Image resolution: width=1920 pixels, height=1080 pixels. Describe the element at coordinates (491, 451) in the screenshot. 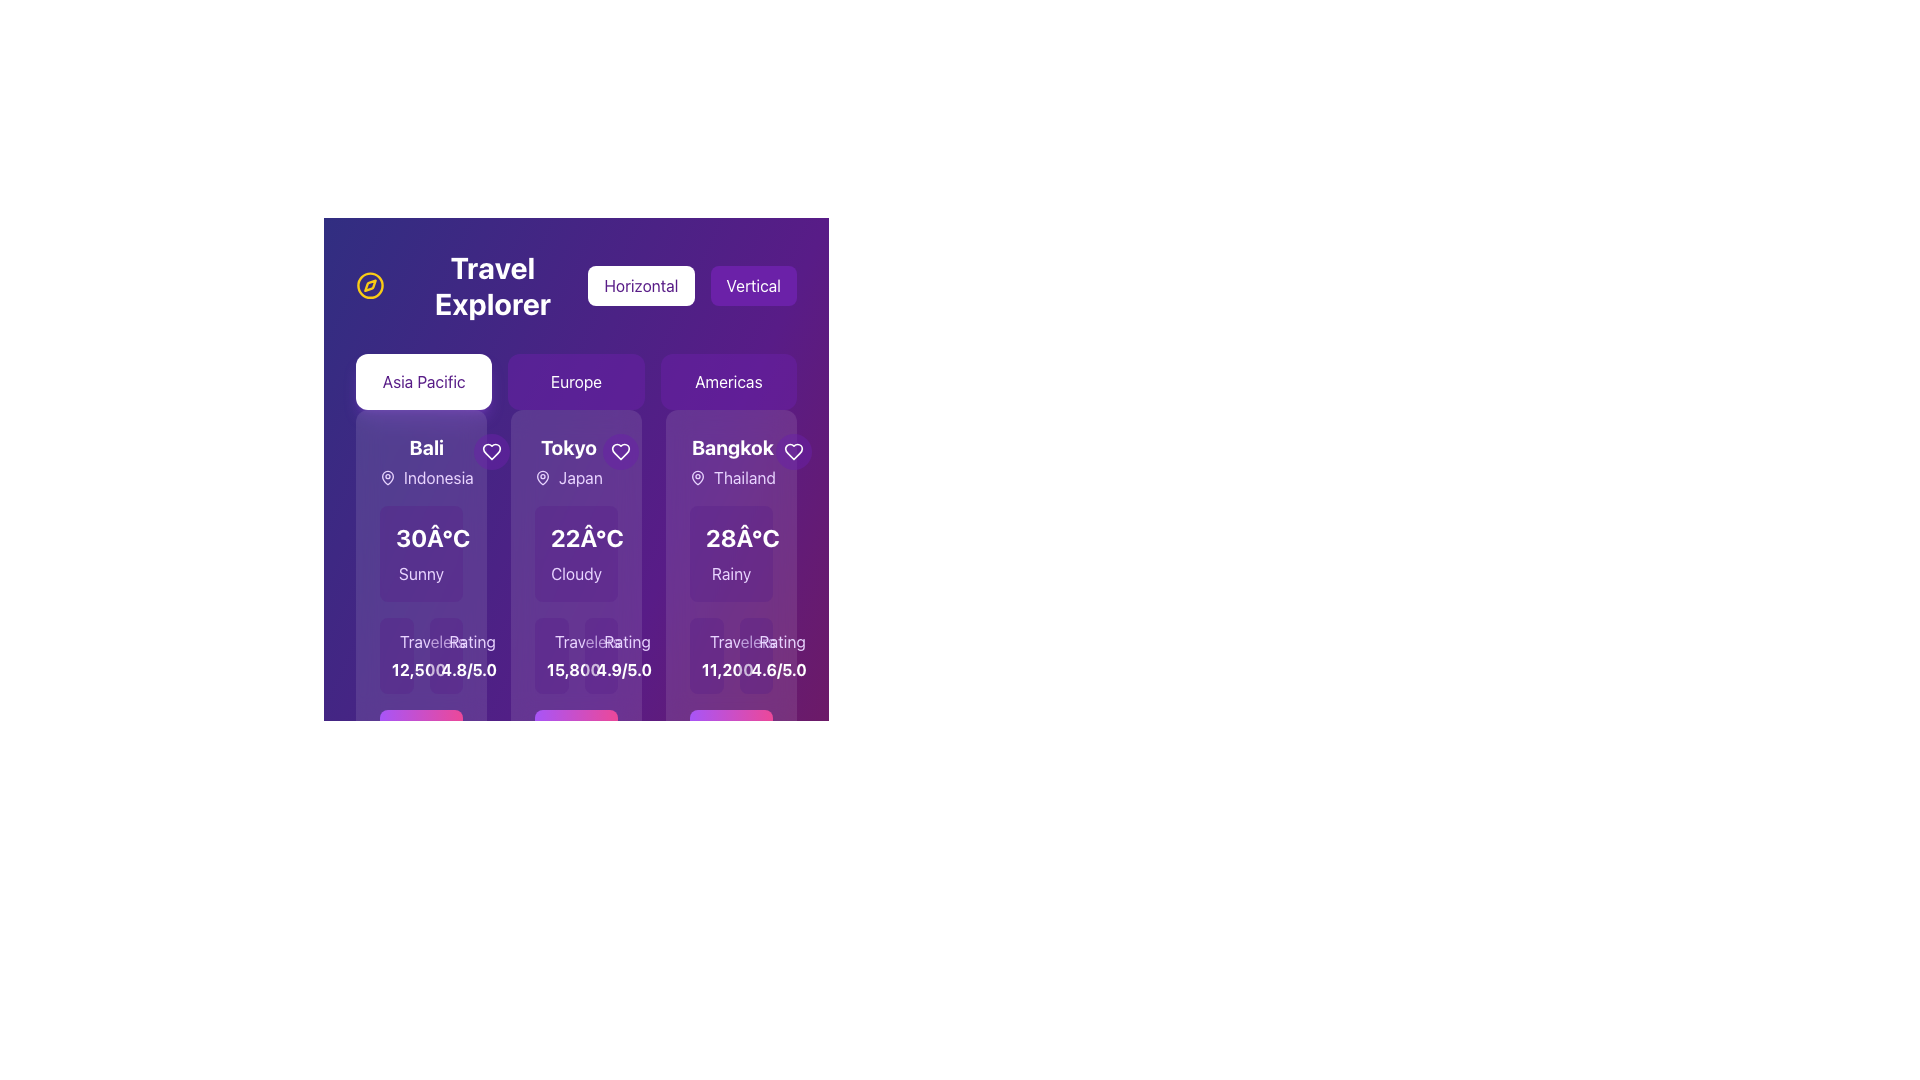

I see `the heart icon, which serves as a favorite or like indicator for marking the destination 'Bali' as preferred` at that location.